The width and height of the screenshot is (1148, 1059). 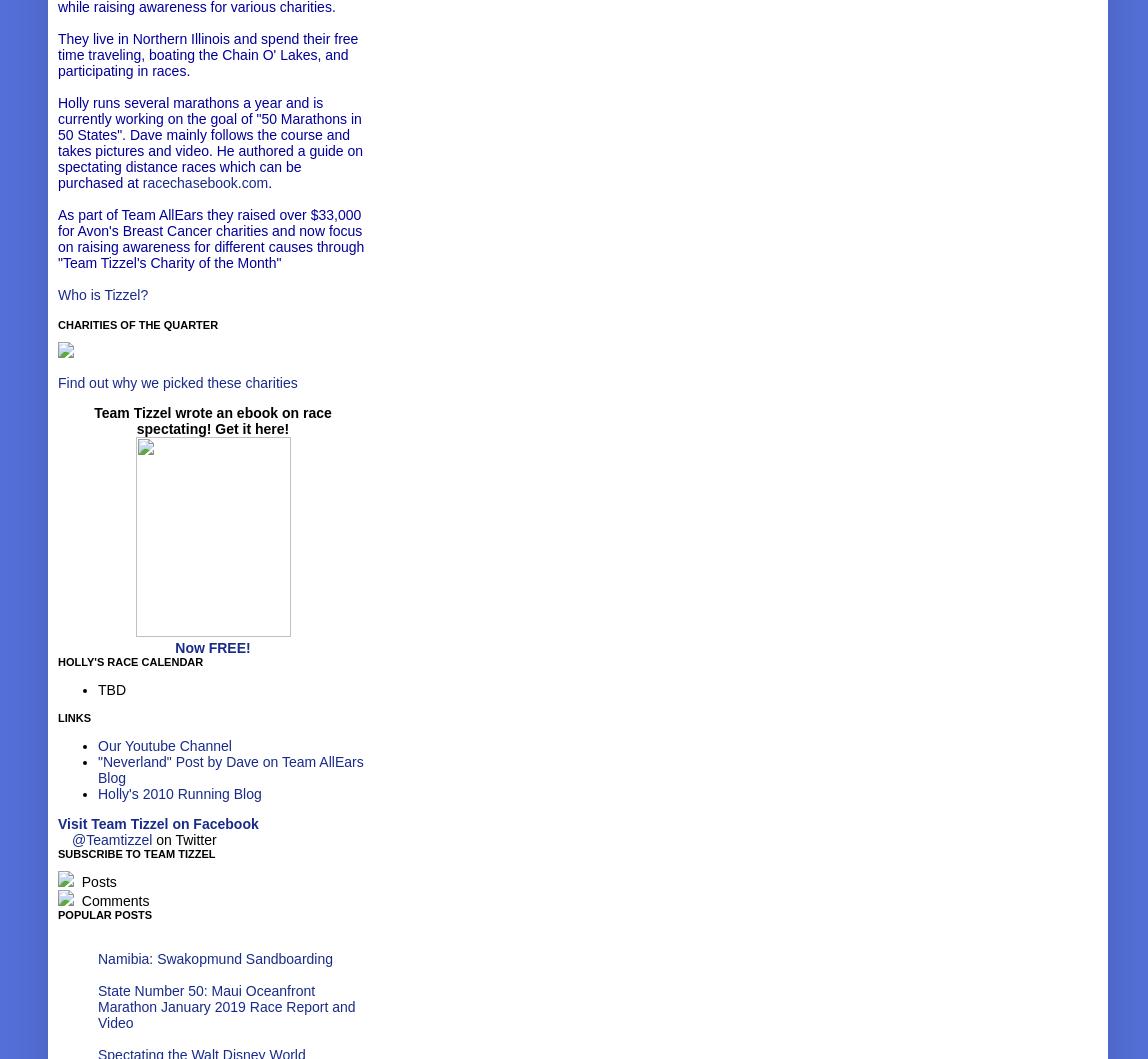 What do you see at coordinates (267, 181) in the screenshot?
I see `'.'` at bounding box center [267, 181].